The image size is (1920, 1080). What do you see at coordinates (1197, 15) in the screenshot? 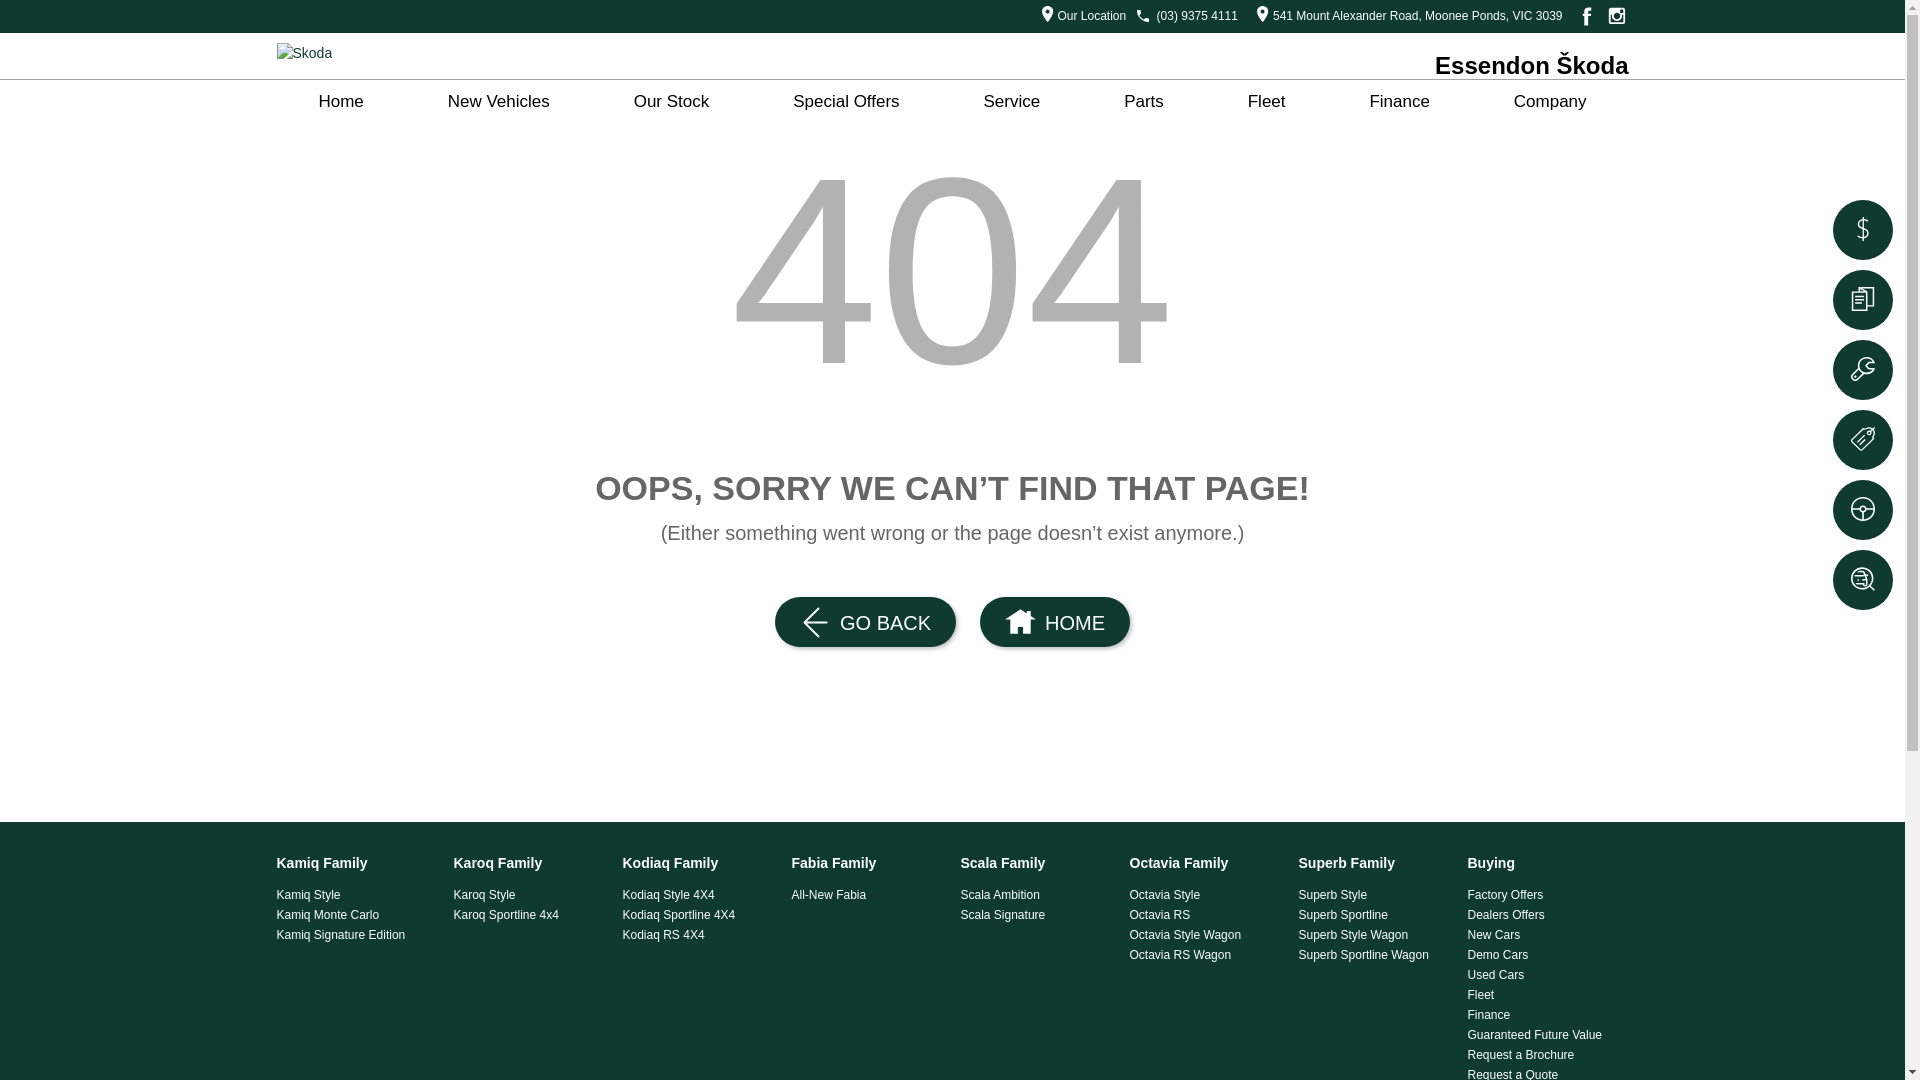
I see `'(03) 9375 4111'` at bounding box center [1197, 15].